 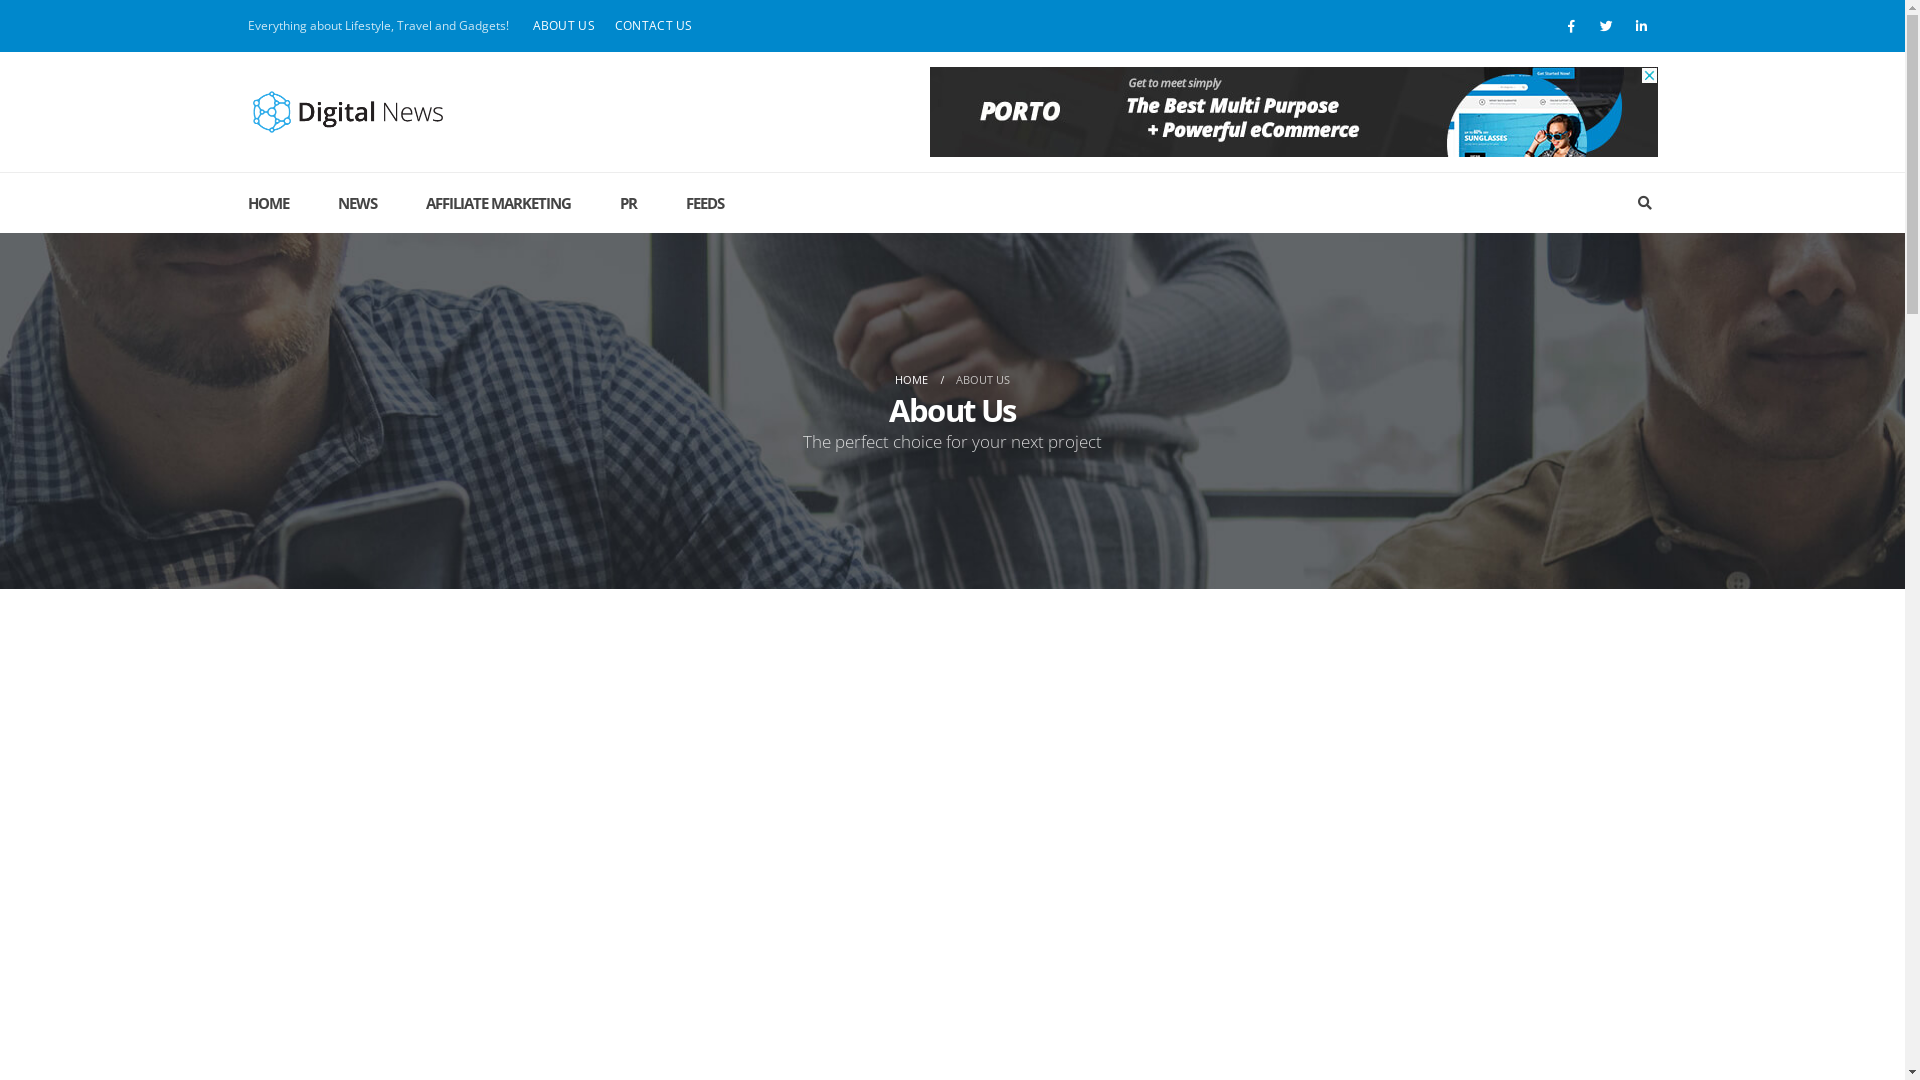 I want to click on 'FEEDS', so click(x=705, y=203).